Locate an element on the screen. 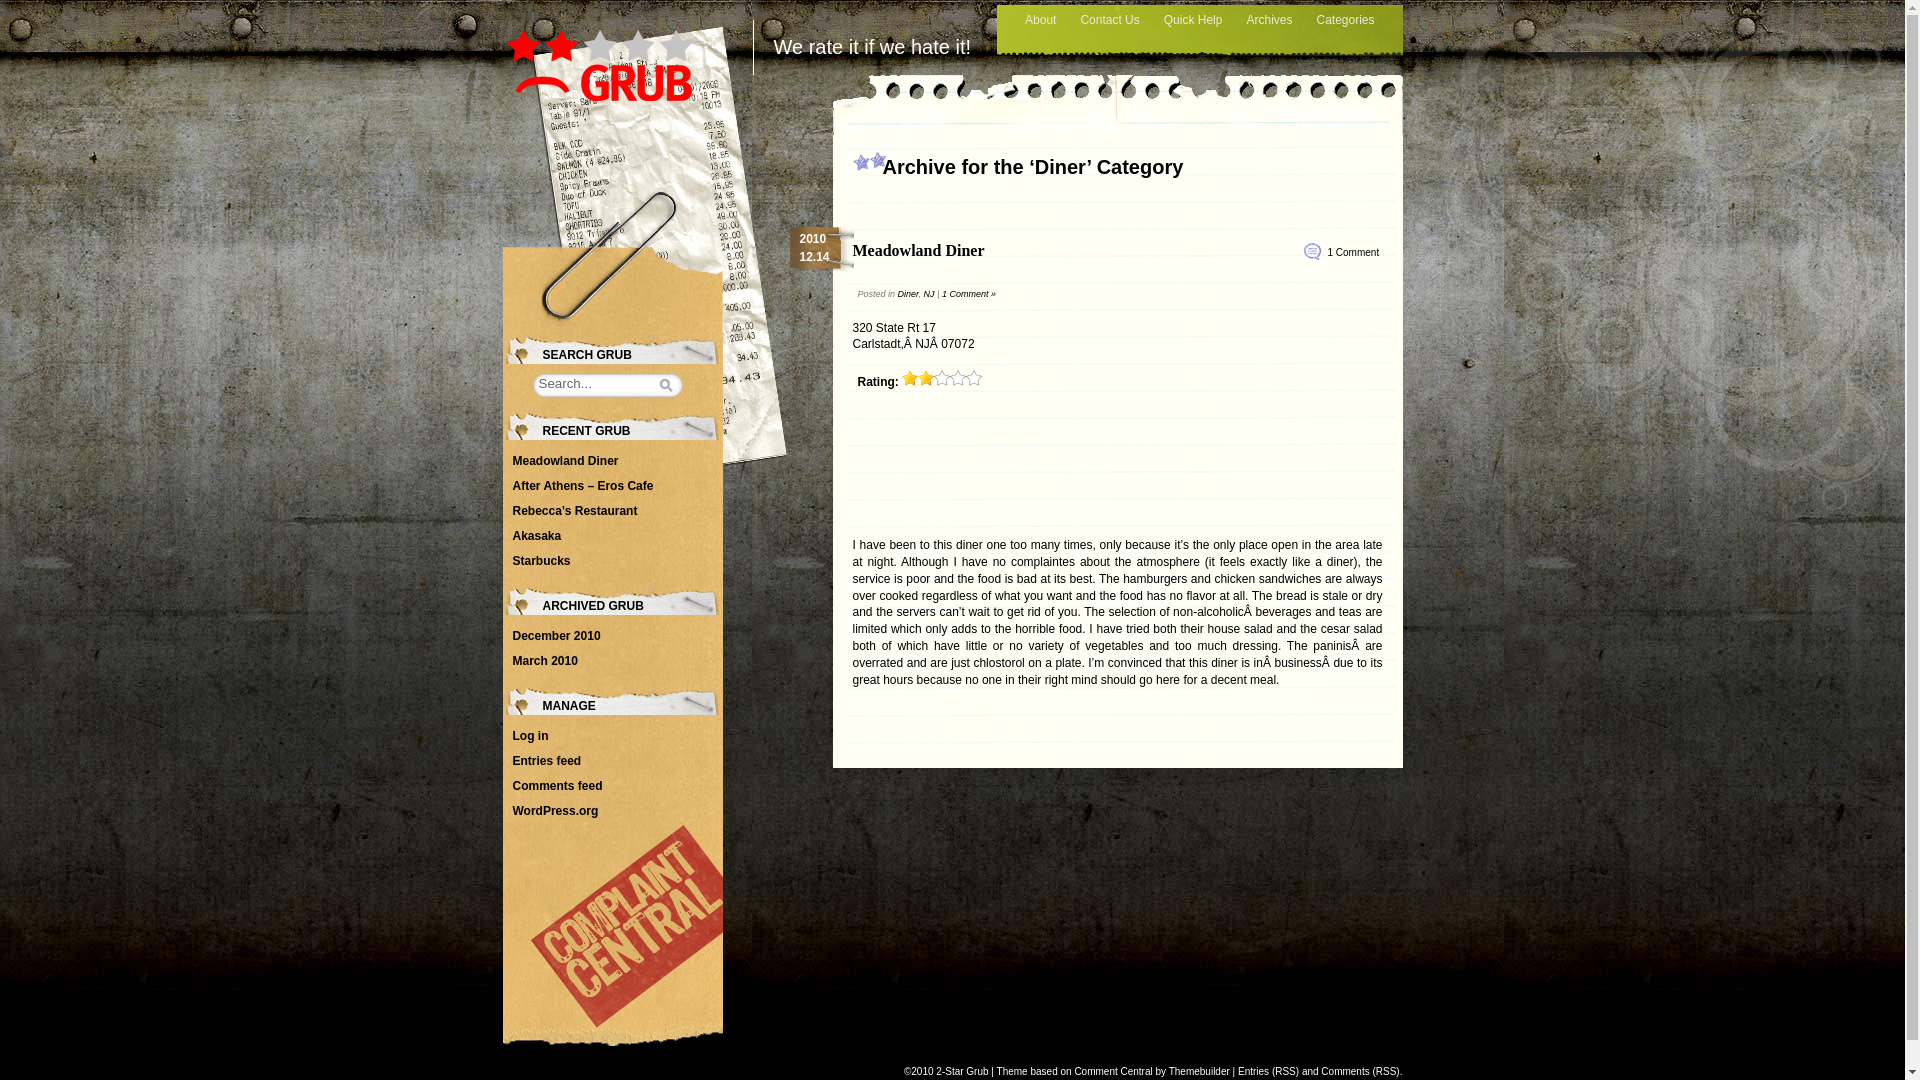 The height and width of the screenshot is (1080, 1920). '1 Comment' is located at coordinates (1353, 251).